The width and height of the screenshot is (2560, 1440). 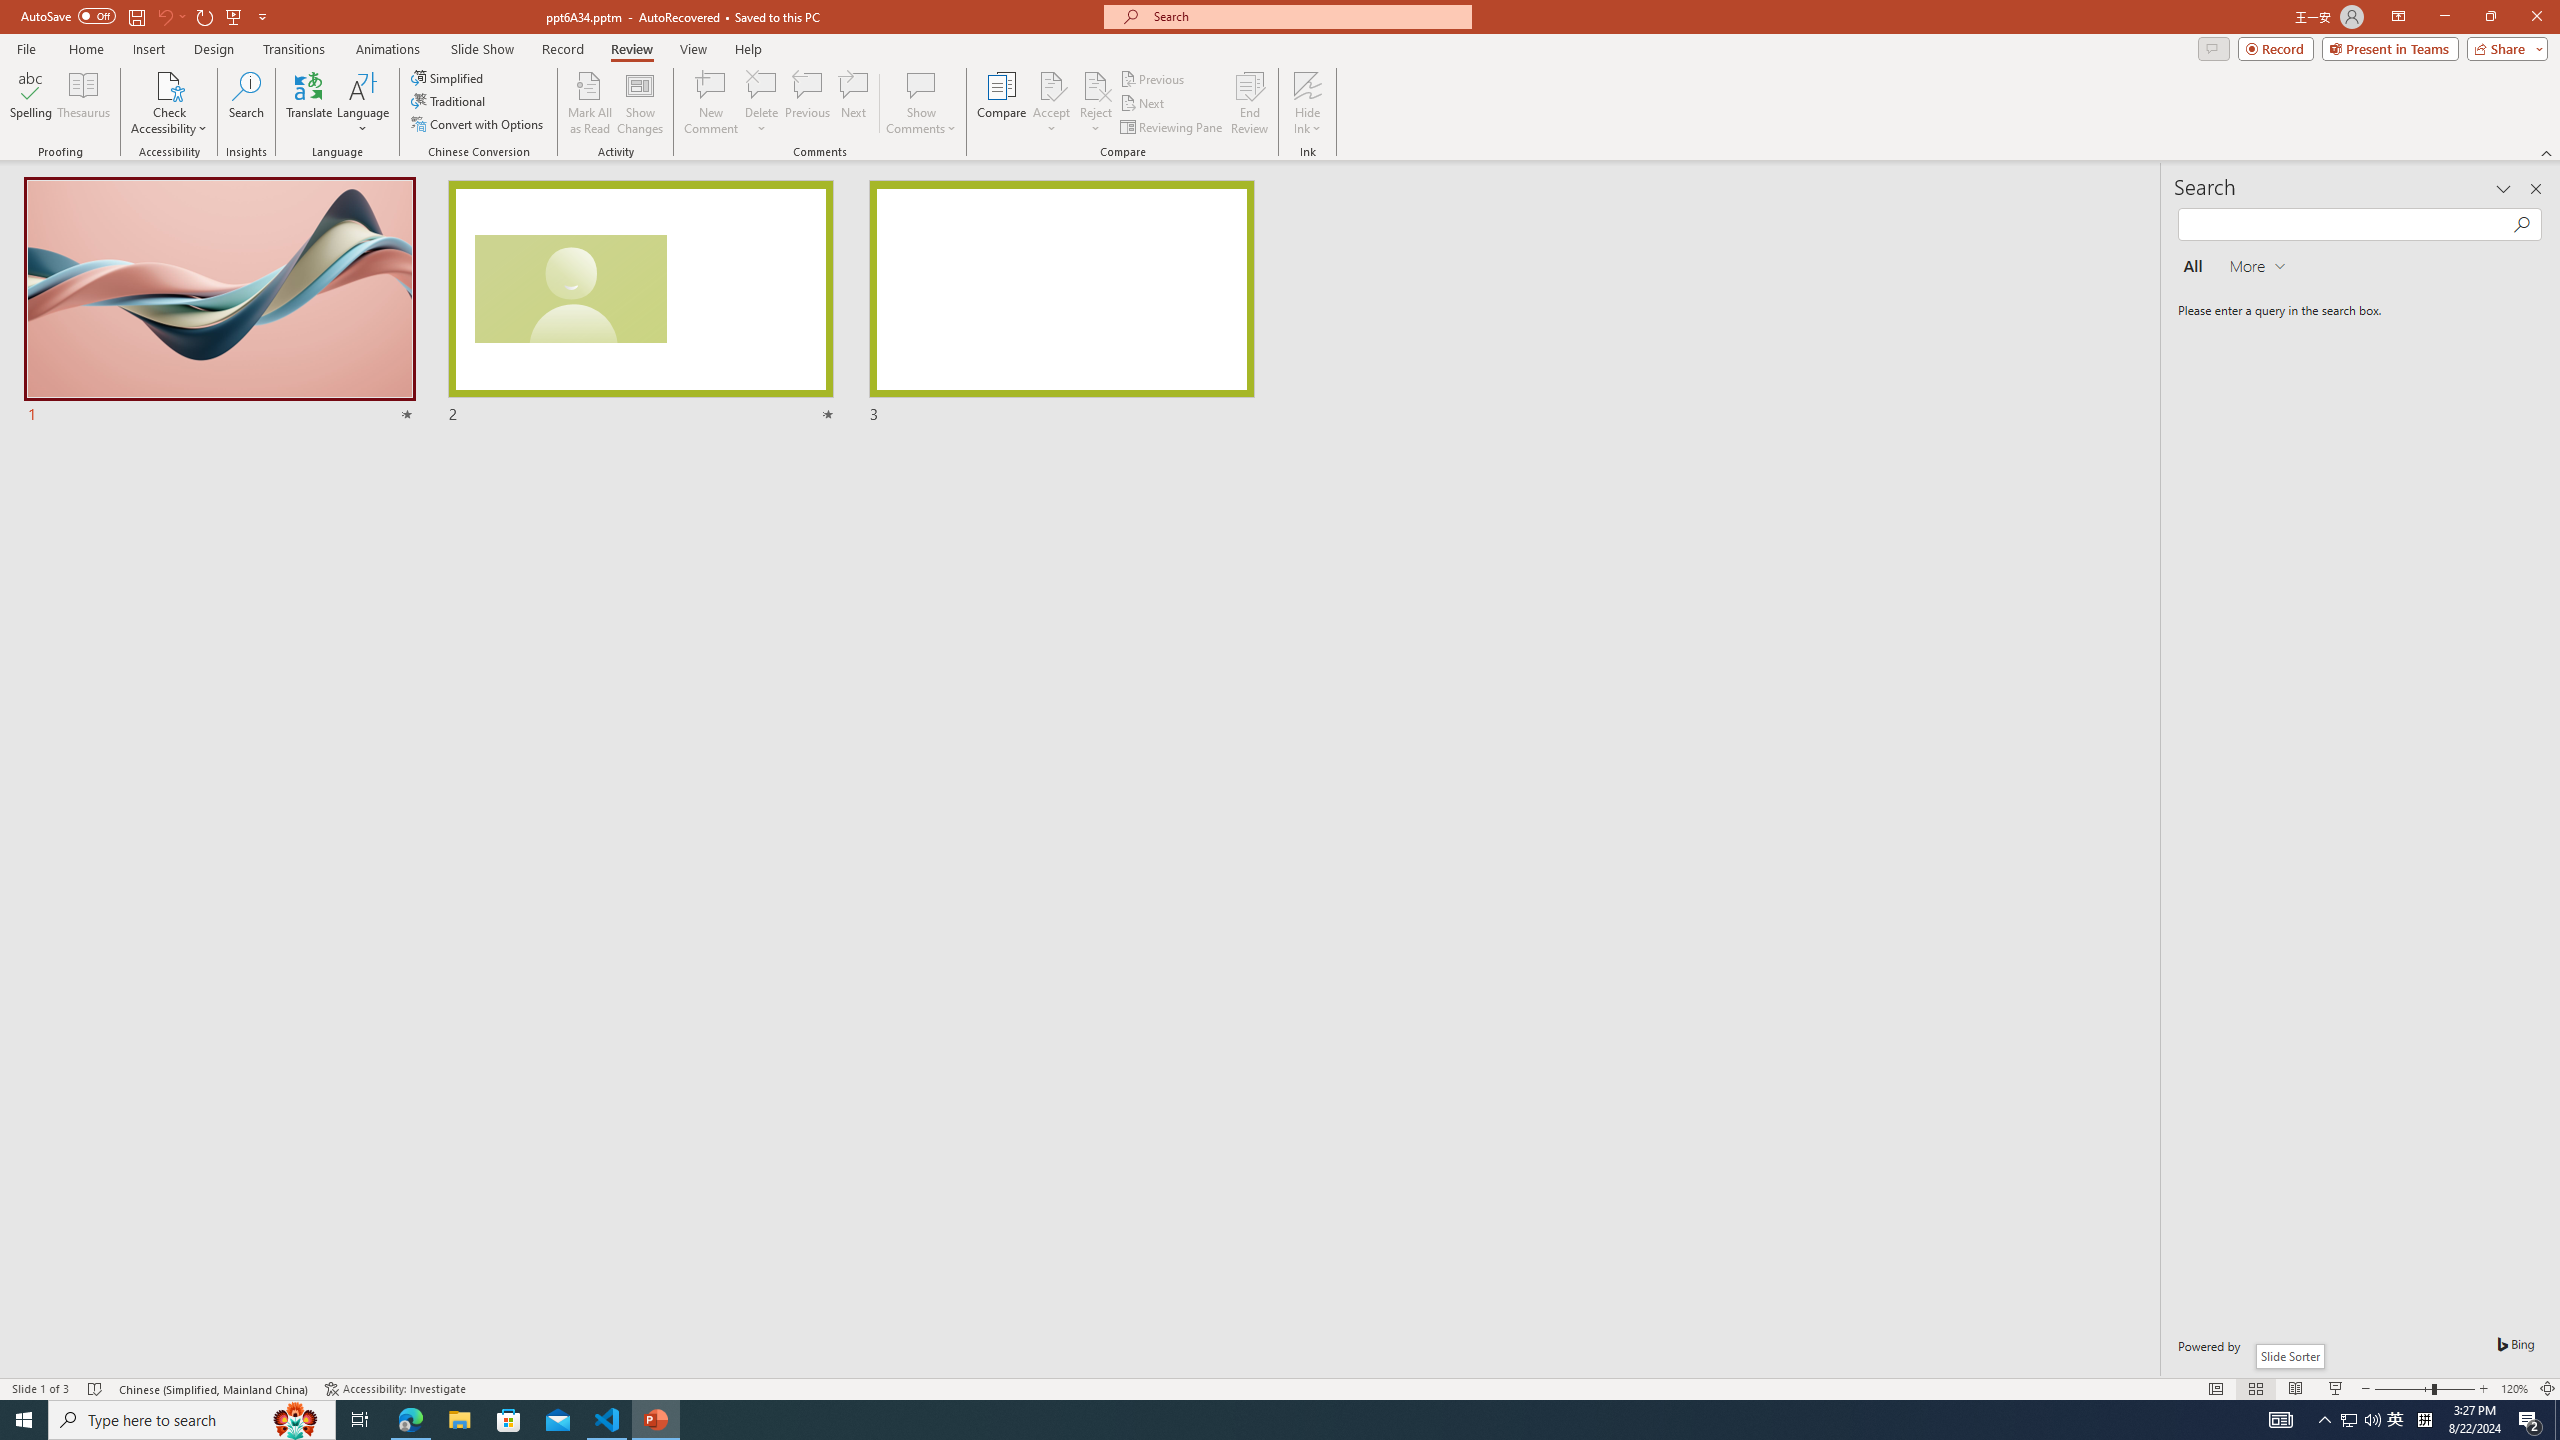 What do you see at coordinates (2288, 1355) in the screenshot?
I see `'Slide Sorter'` at bounding box center [2288, 1355].